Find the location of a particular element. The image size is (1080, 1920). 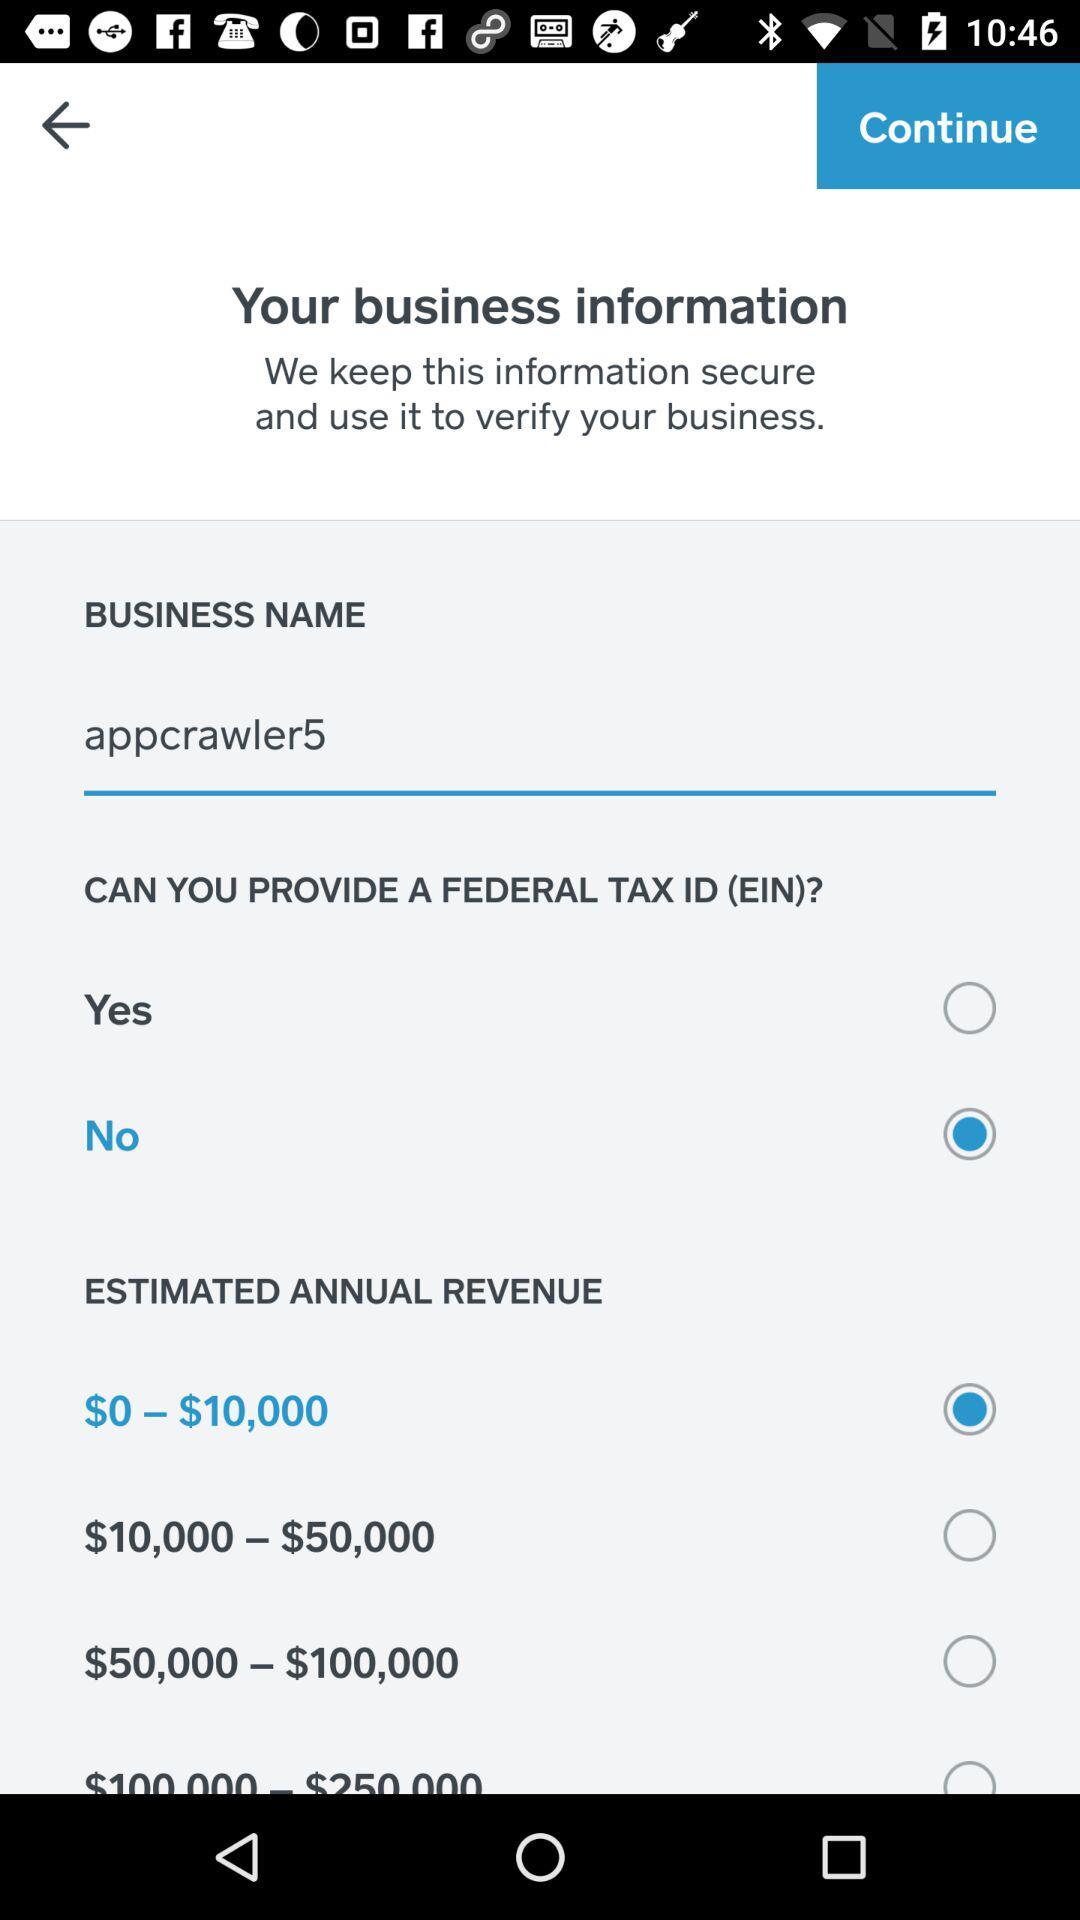

the yes icon is located at coordinates (540, 1008).